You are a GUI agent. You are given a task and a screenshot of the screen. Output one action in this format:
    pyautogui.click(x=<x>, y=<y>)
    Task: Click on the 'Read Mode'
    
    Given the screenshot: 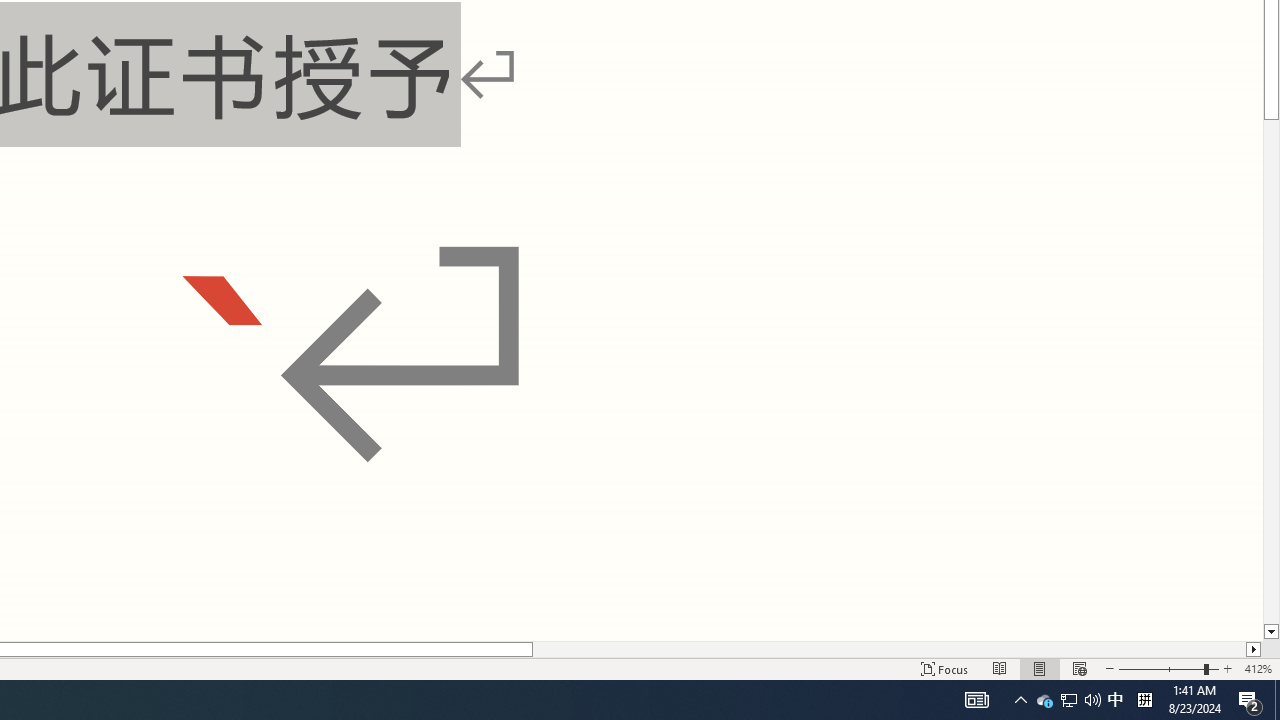 What is the action you would take?
    pyautogui.click(x=1000, y=669)
    